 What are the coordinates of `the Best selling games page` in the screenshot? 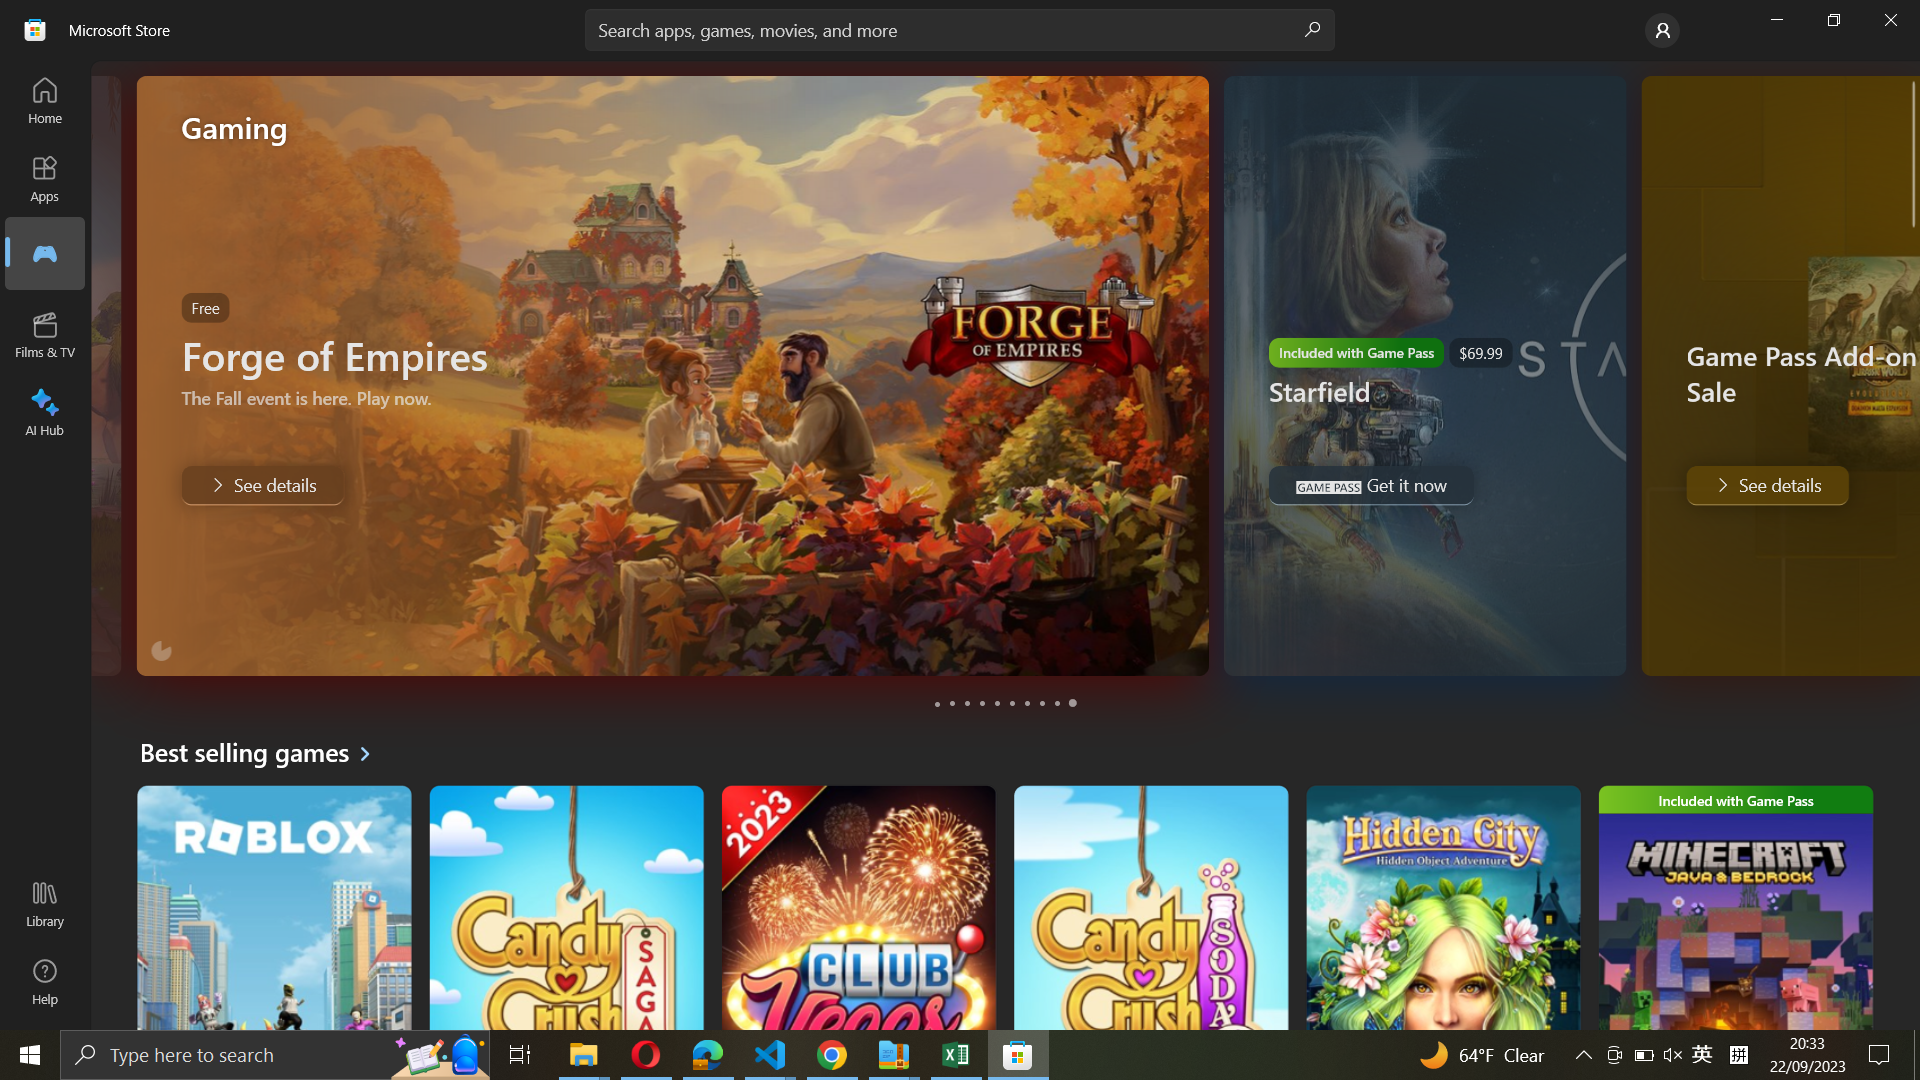 It's located at (262, 752).